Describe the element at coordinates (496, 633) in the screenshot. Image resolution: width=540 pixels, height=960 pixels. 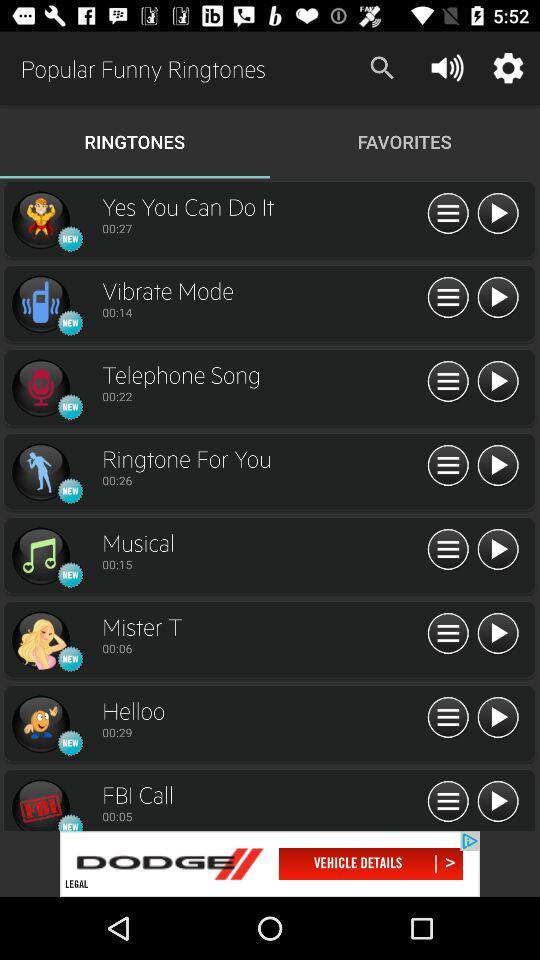
I see `song` at that location.